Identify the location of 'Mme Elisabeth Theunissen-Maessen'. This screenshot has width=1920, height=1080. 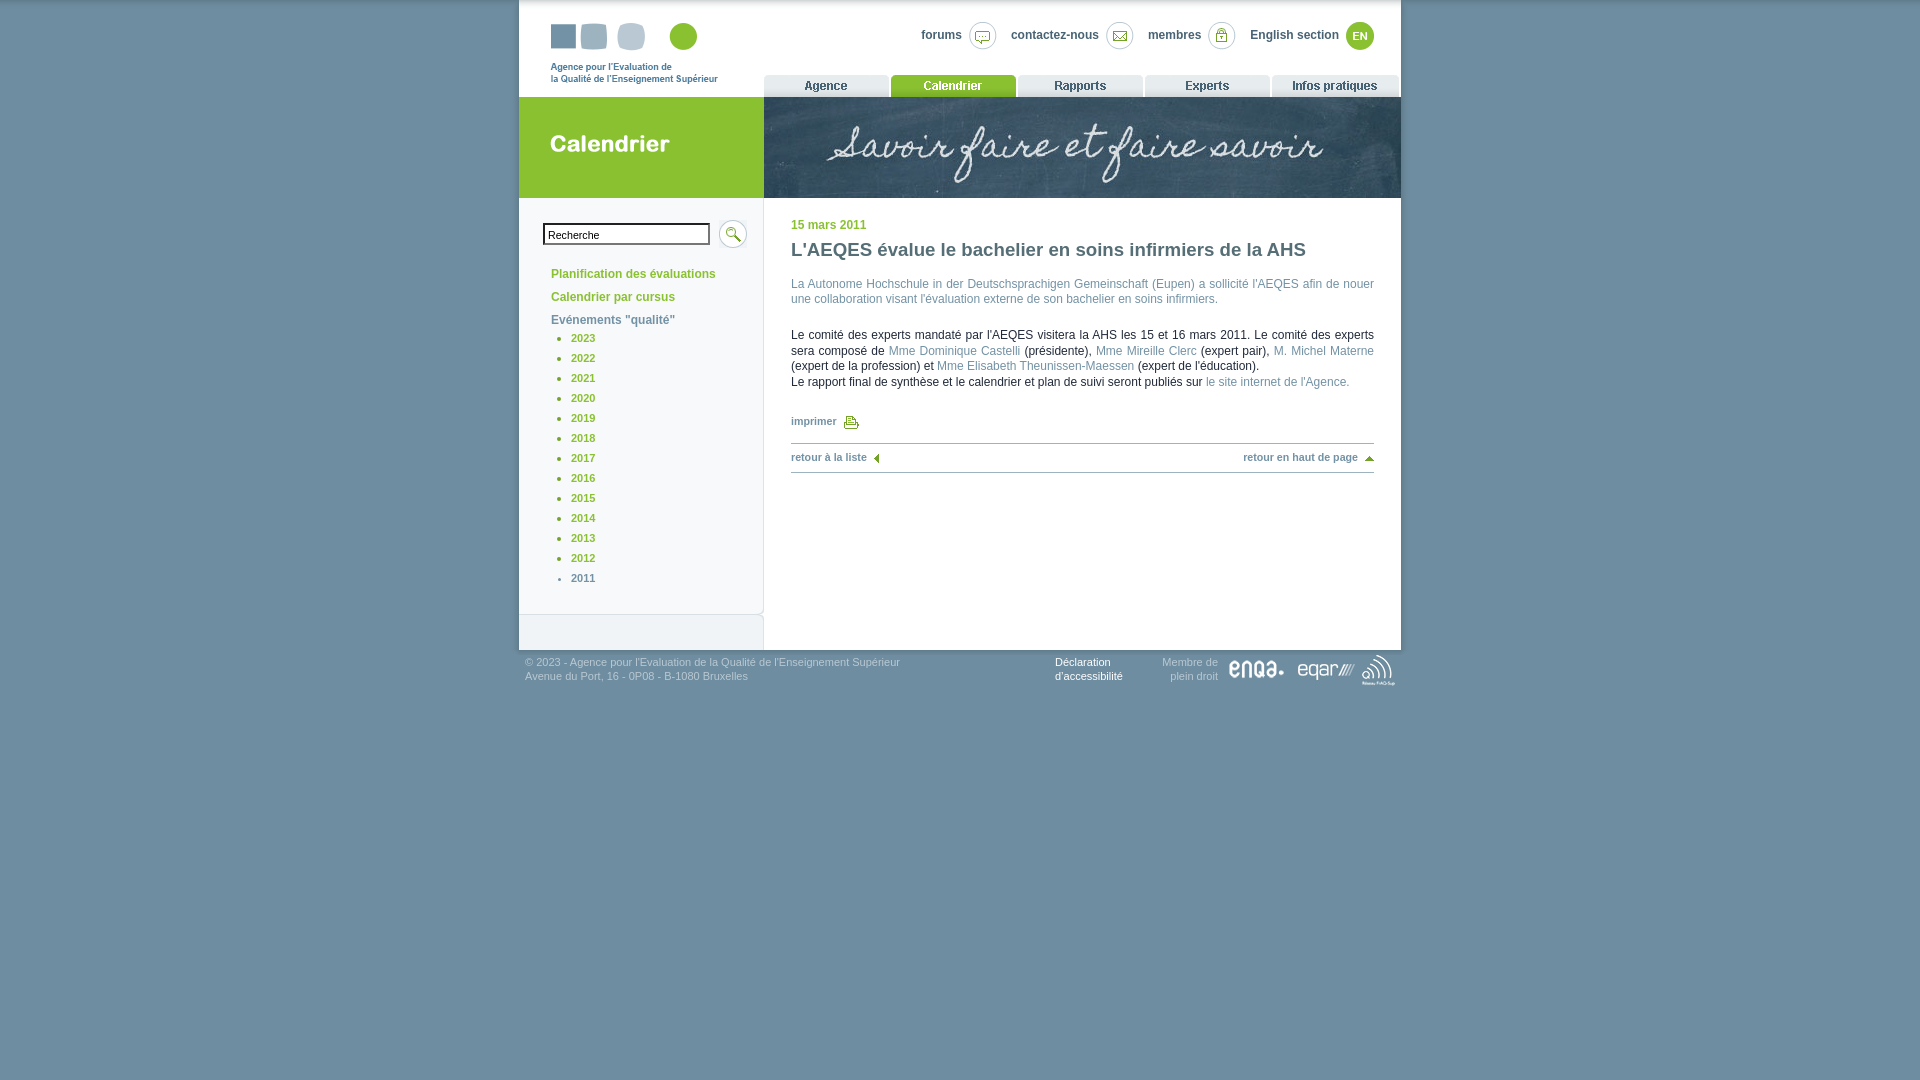
(1035, 366).